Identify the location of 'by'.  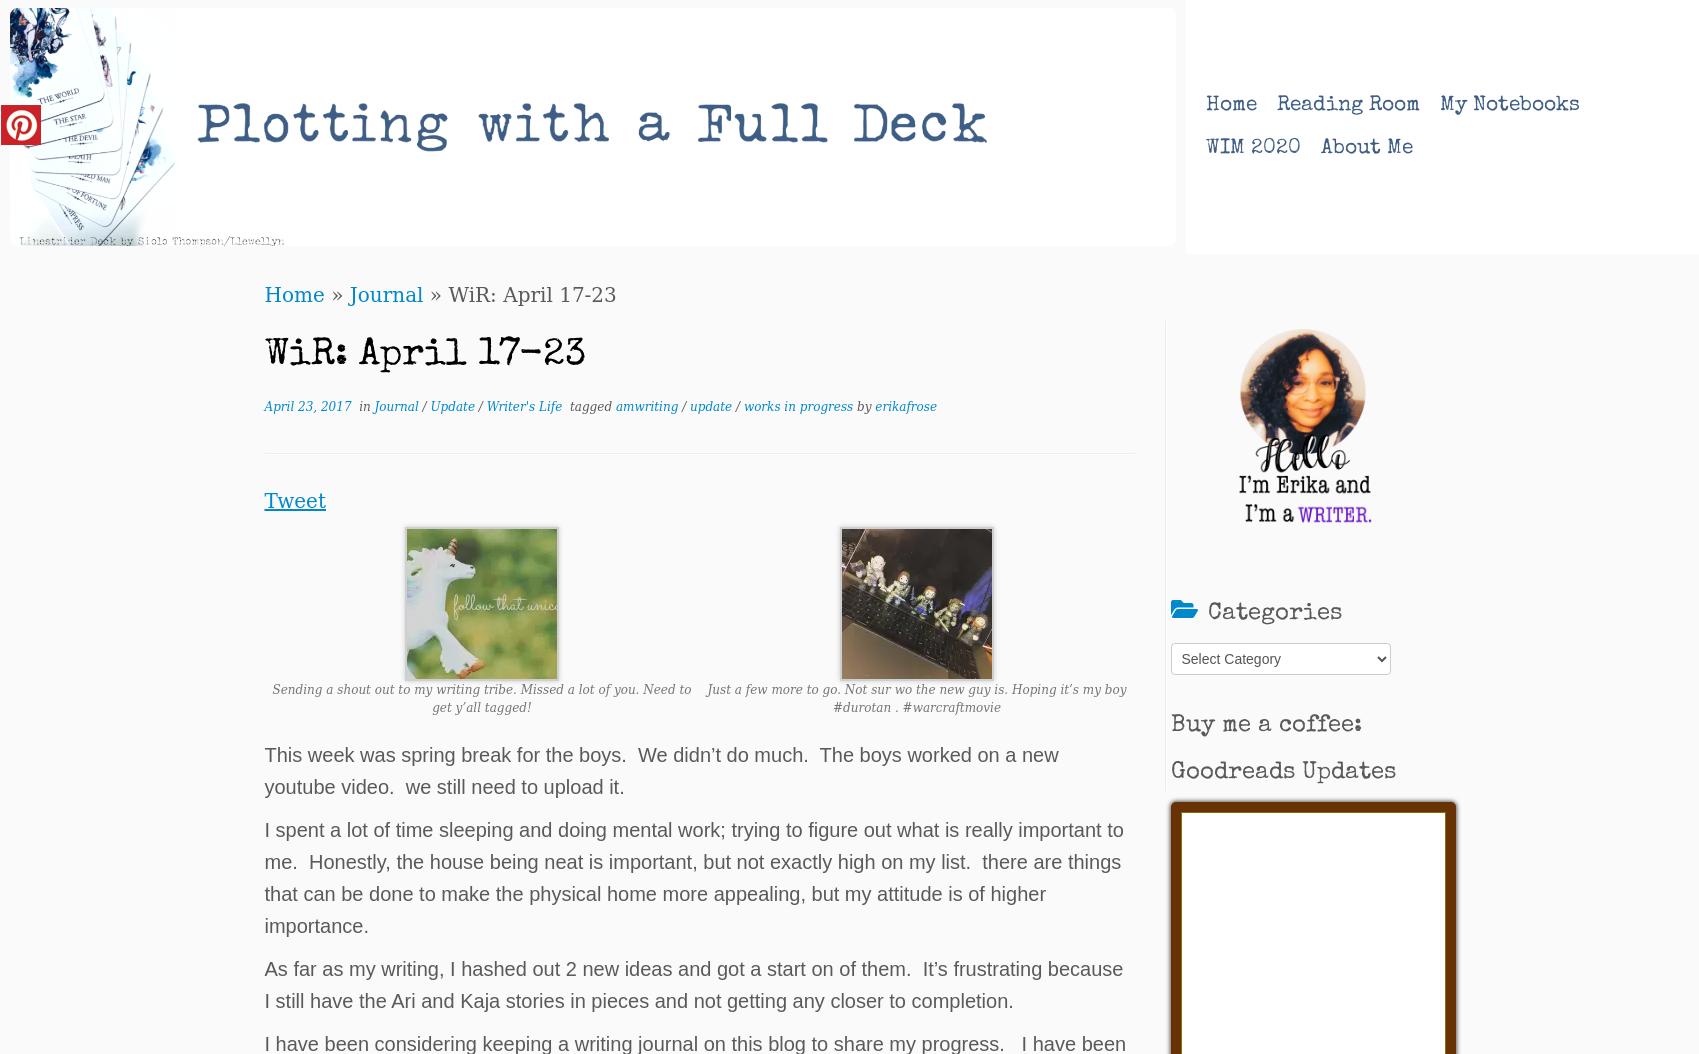
(864, 405).